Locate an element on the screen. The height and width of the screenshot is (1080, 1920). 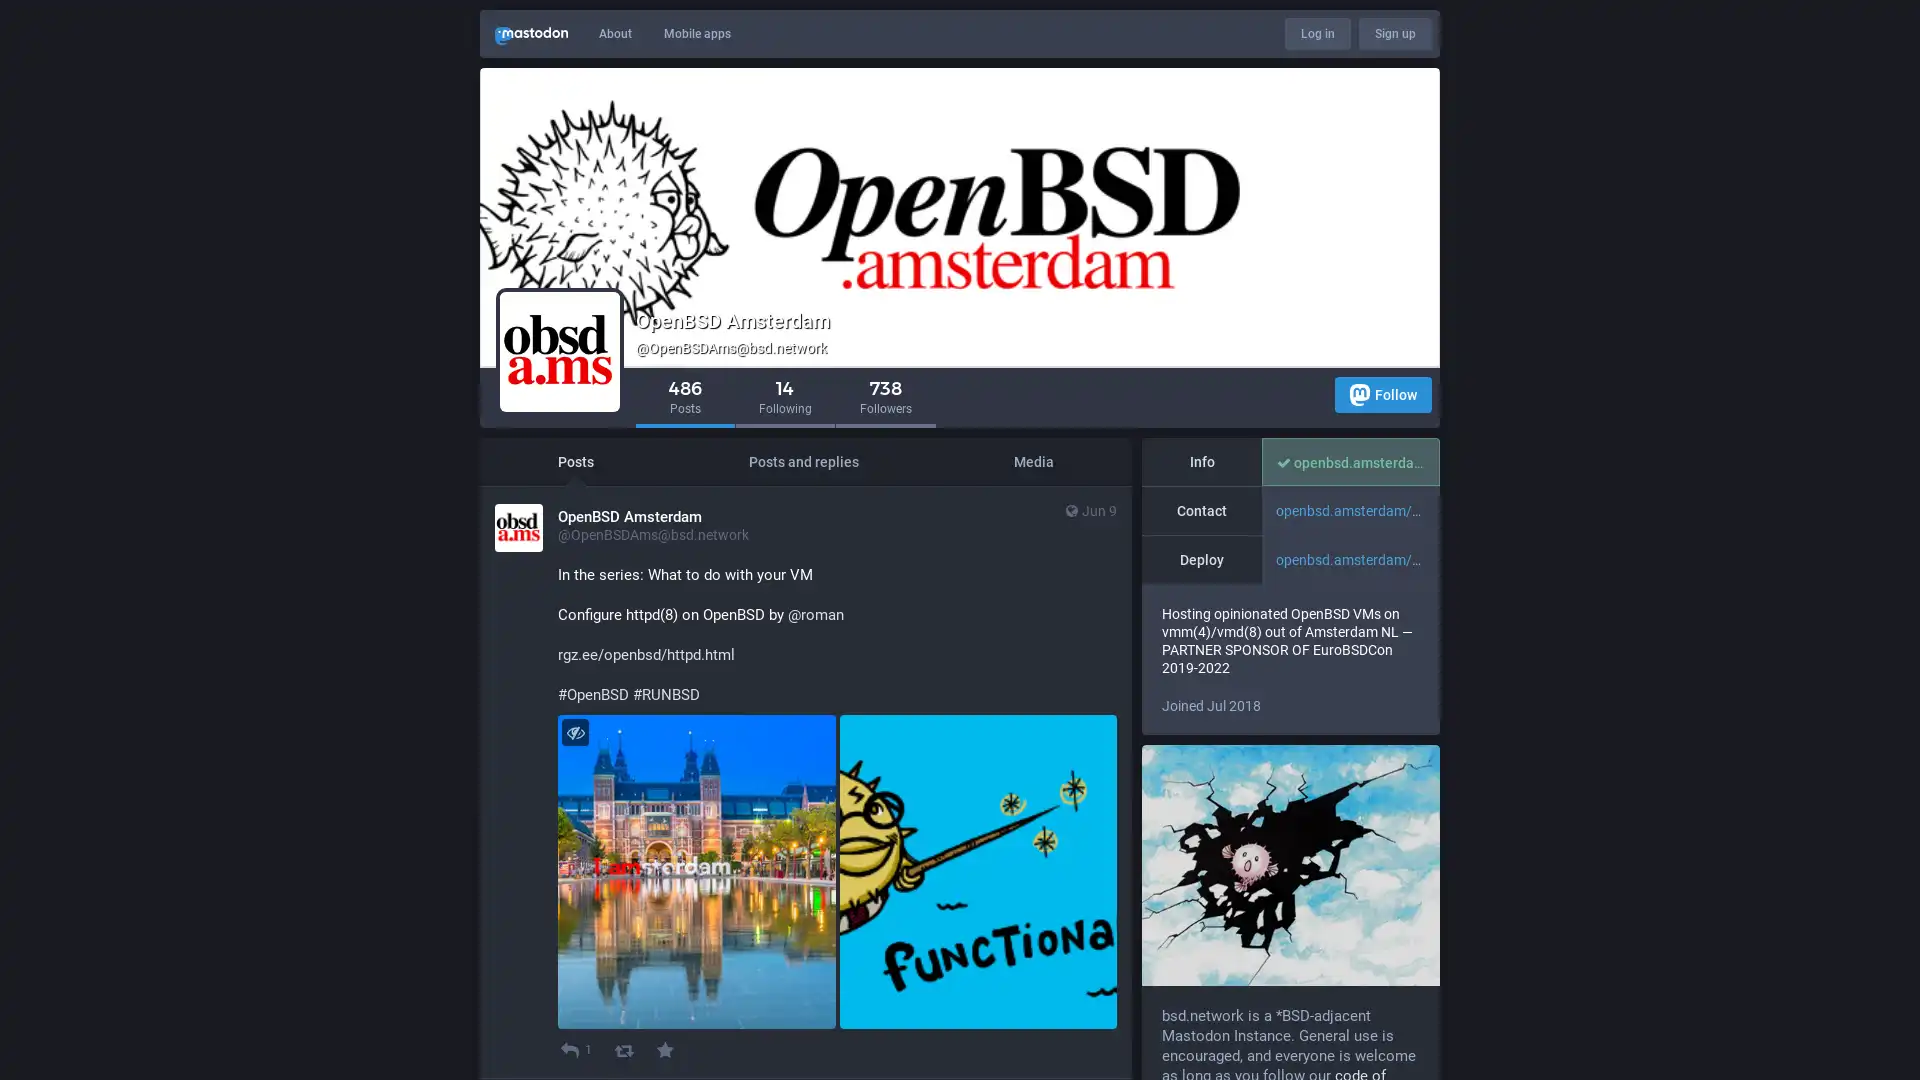
Hide images is located at coordinates (574, 732).